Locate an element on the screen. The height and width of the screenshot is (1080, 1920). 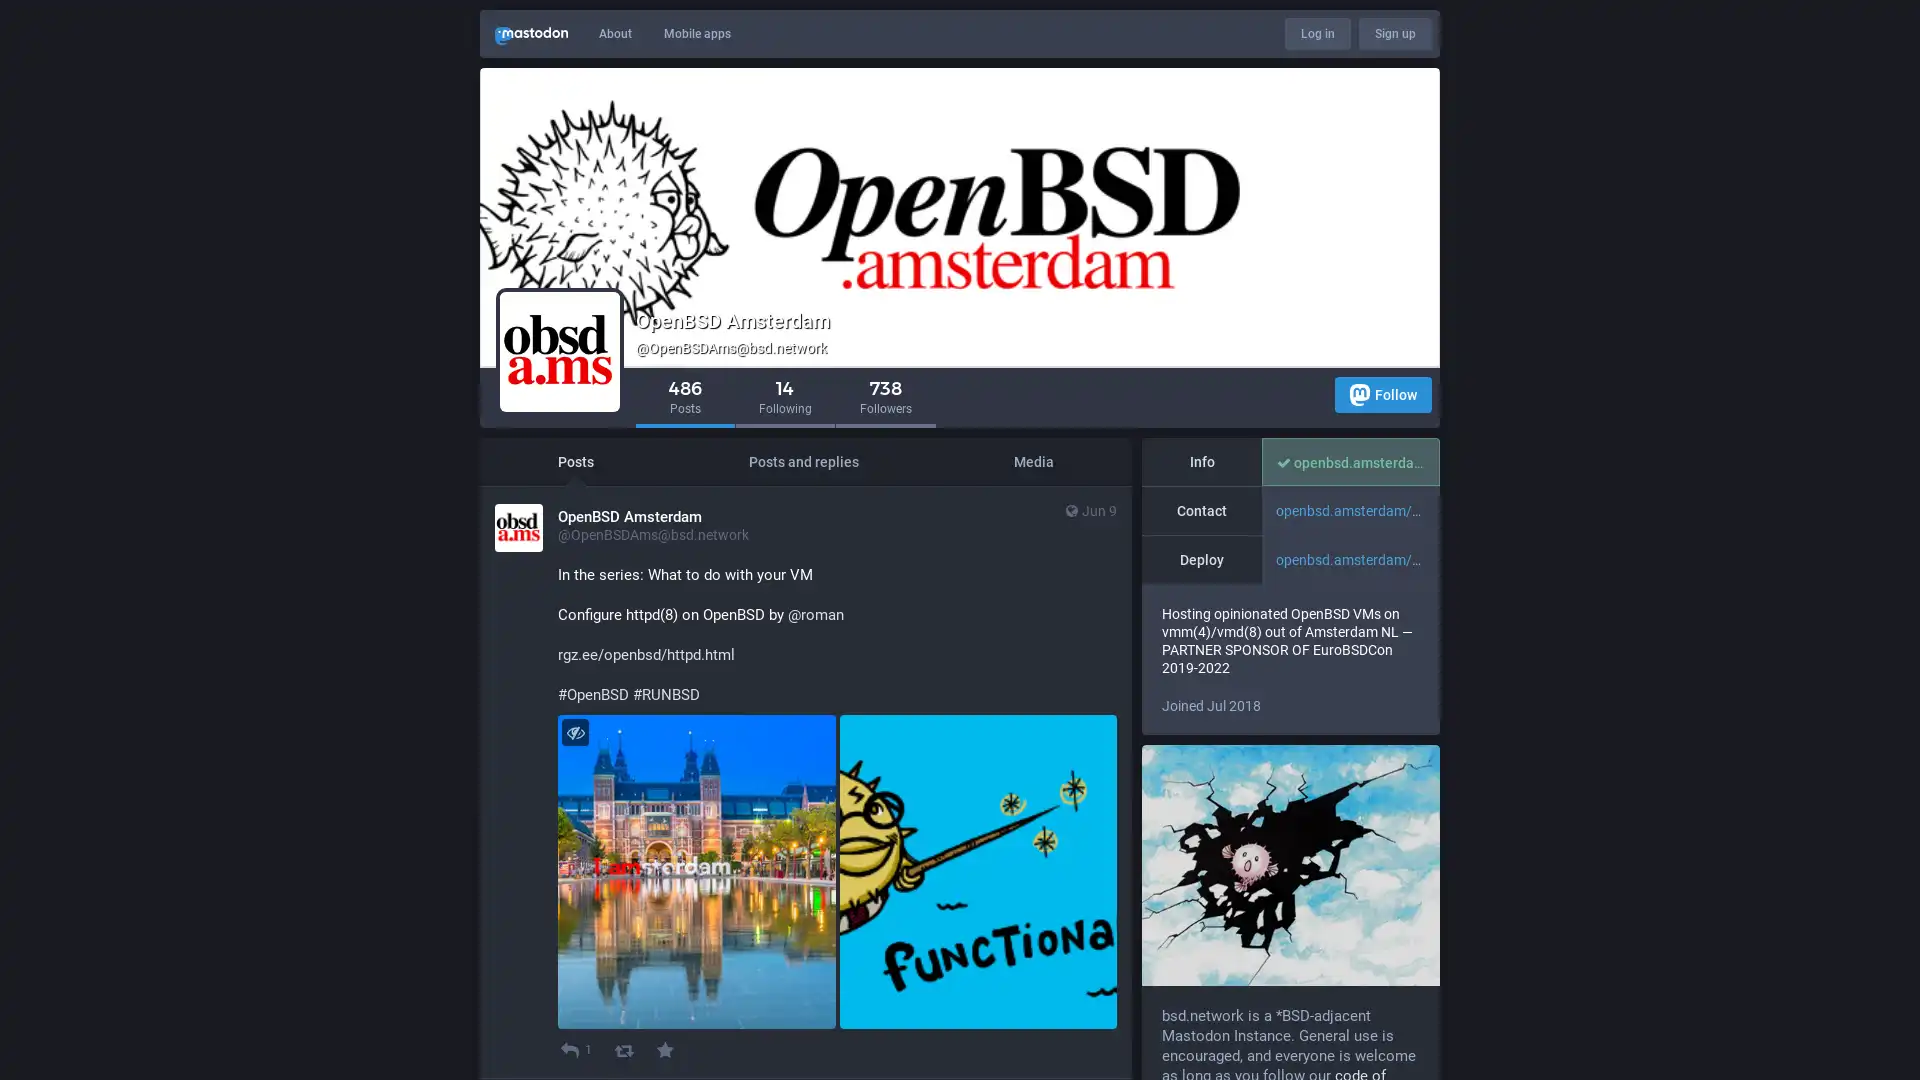
Hide images is located at coordinates (574, 732).